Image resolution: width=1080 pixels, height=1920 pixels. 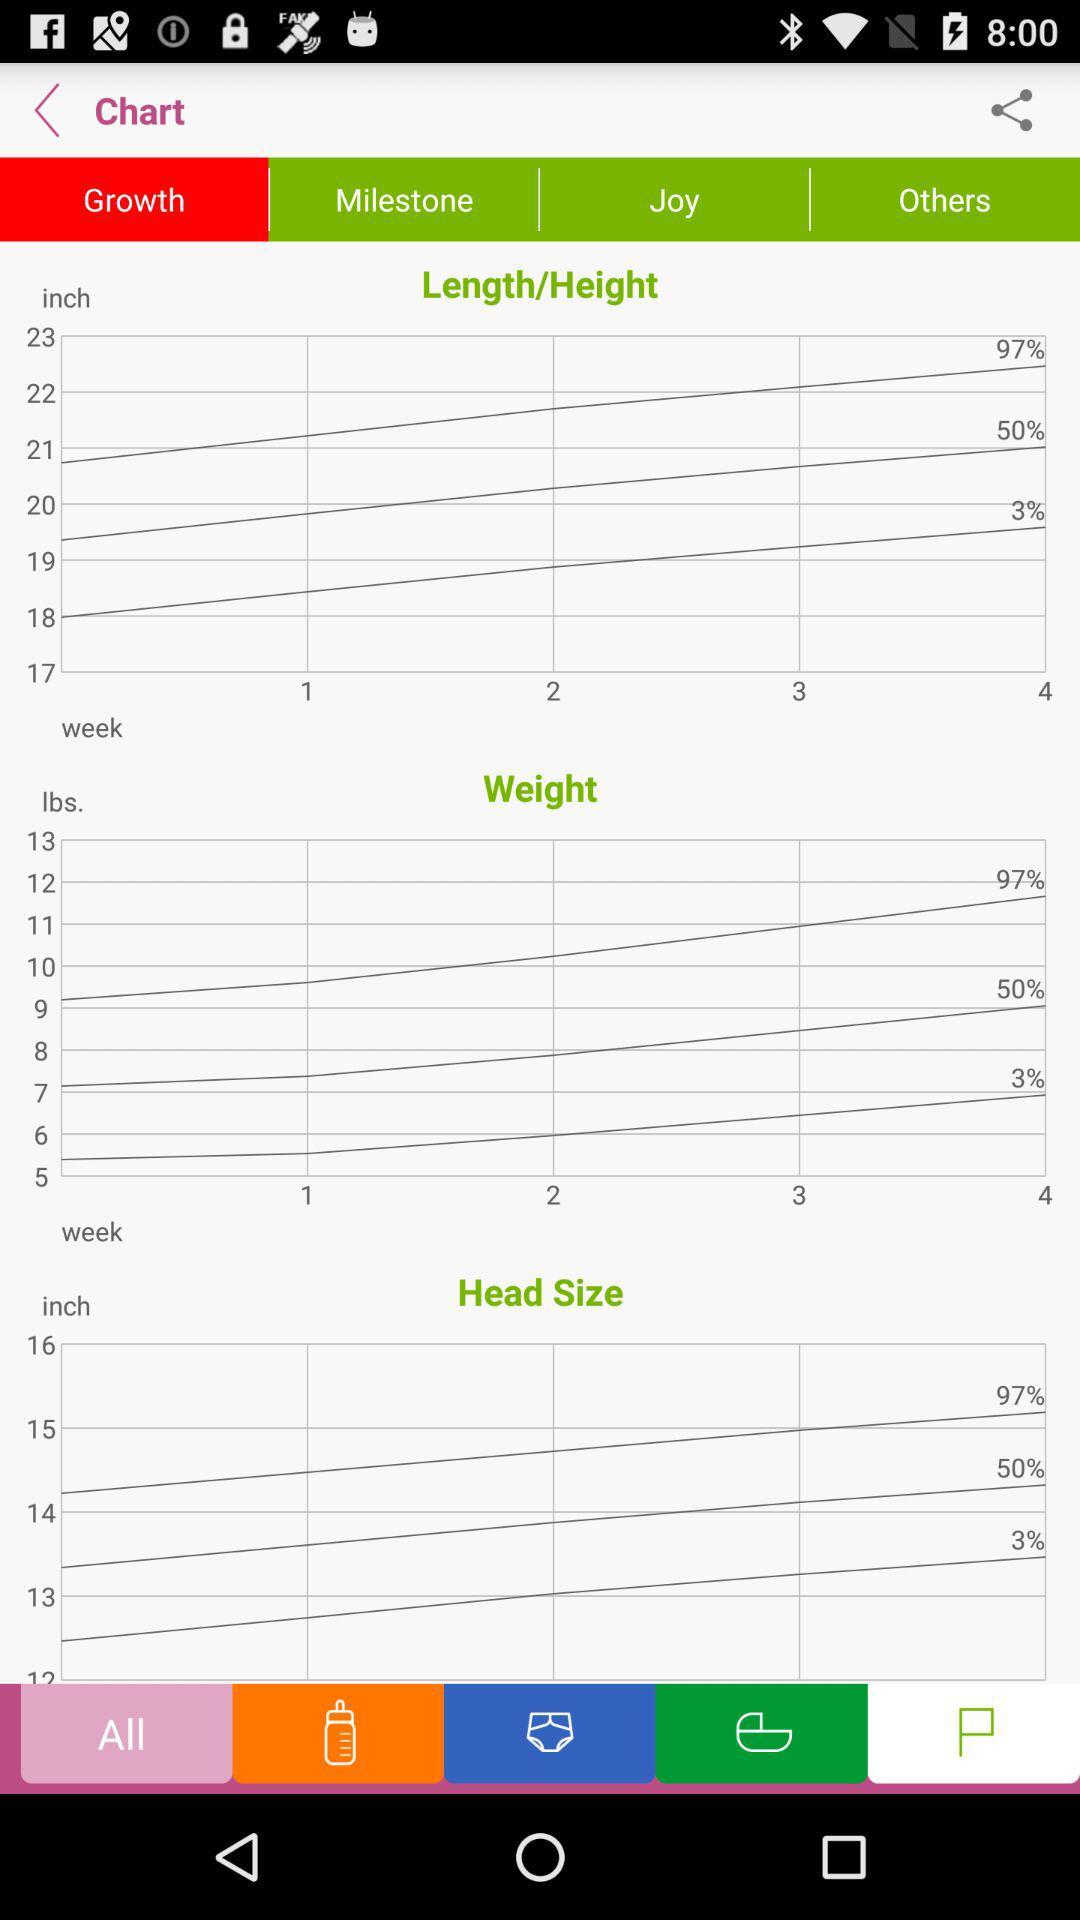 I want to click on all button, so click(x=126, y=1737).